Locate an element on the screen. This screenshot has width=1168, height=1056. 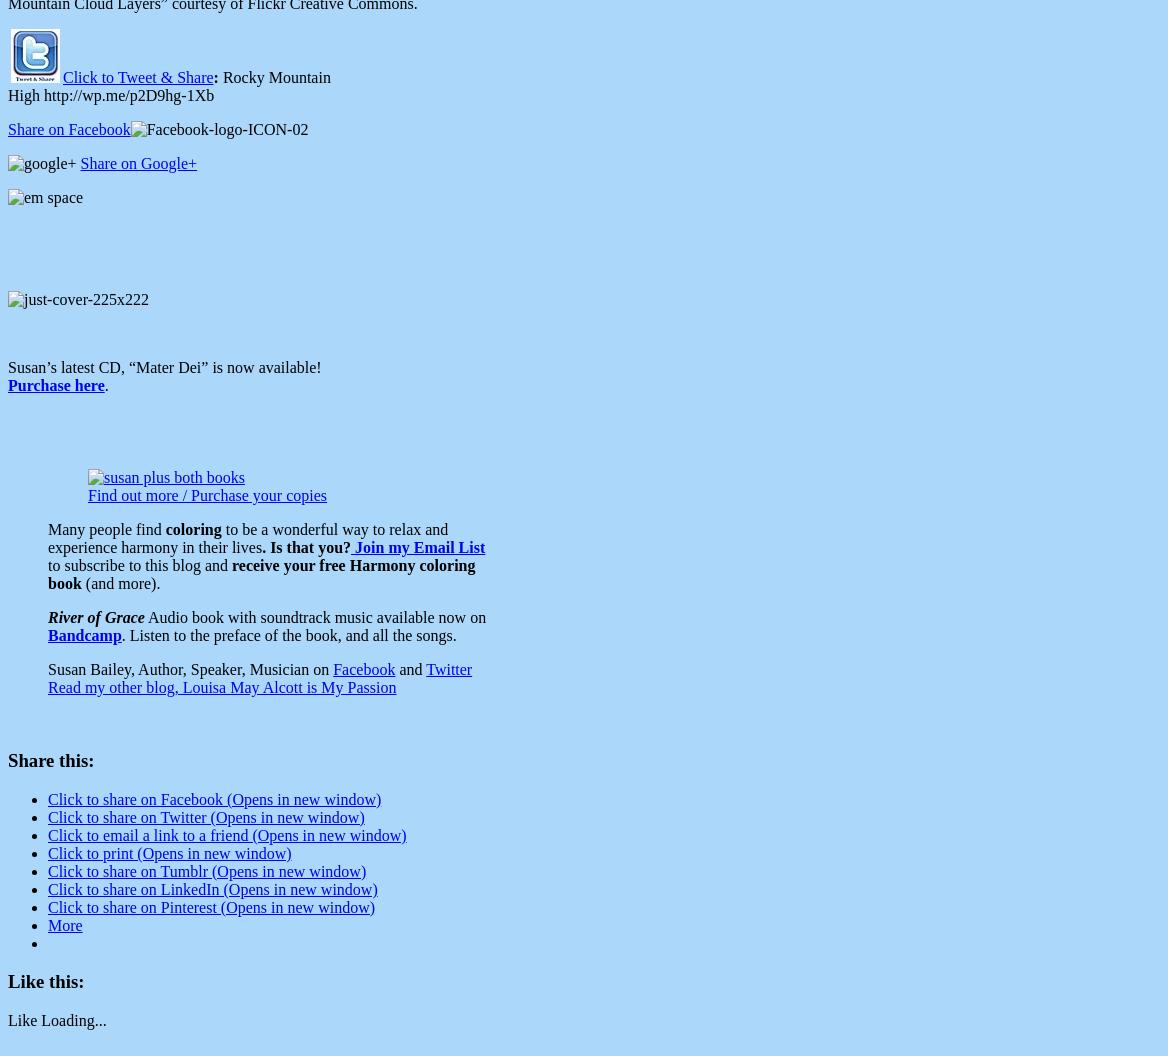
'. Listen to the preface of the book, and all the songs.' is located at coordinates (287, 634).